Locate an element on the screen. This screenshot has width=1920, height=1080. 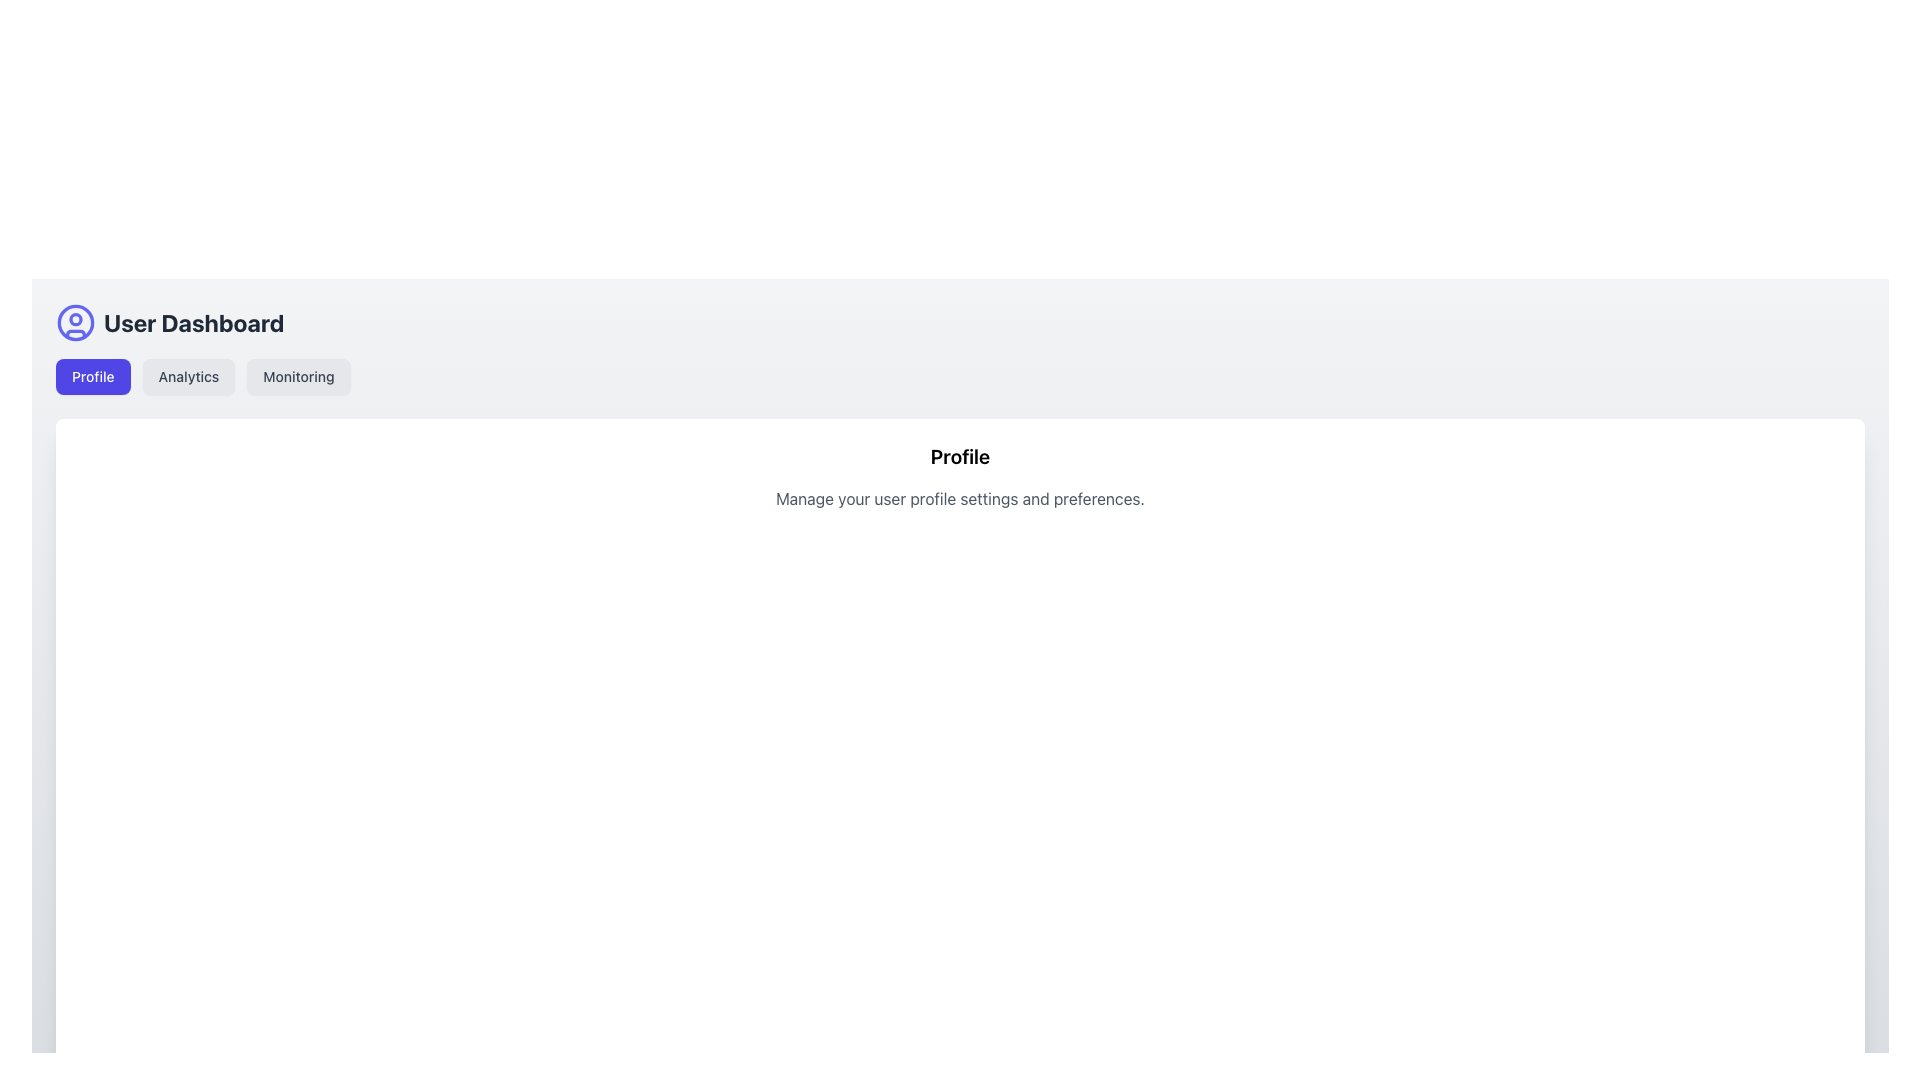
the text label that says 'Manage your user profile settings and preferences.' which is located immediately below the 'Profile' heading within the white panel is located at coordinates (960, 497).